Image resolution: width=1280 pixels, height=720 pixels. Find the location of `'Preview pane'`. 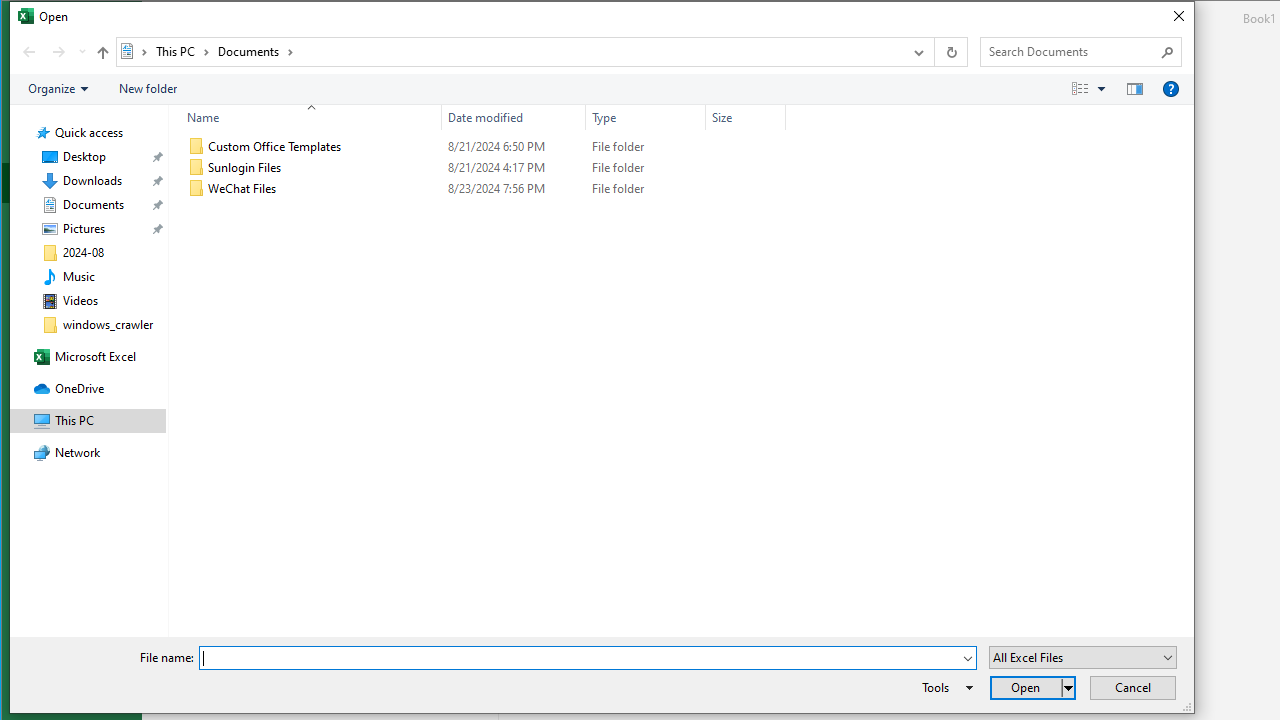

'Preview pane' is located at coordinates (1135, 88).